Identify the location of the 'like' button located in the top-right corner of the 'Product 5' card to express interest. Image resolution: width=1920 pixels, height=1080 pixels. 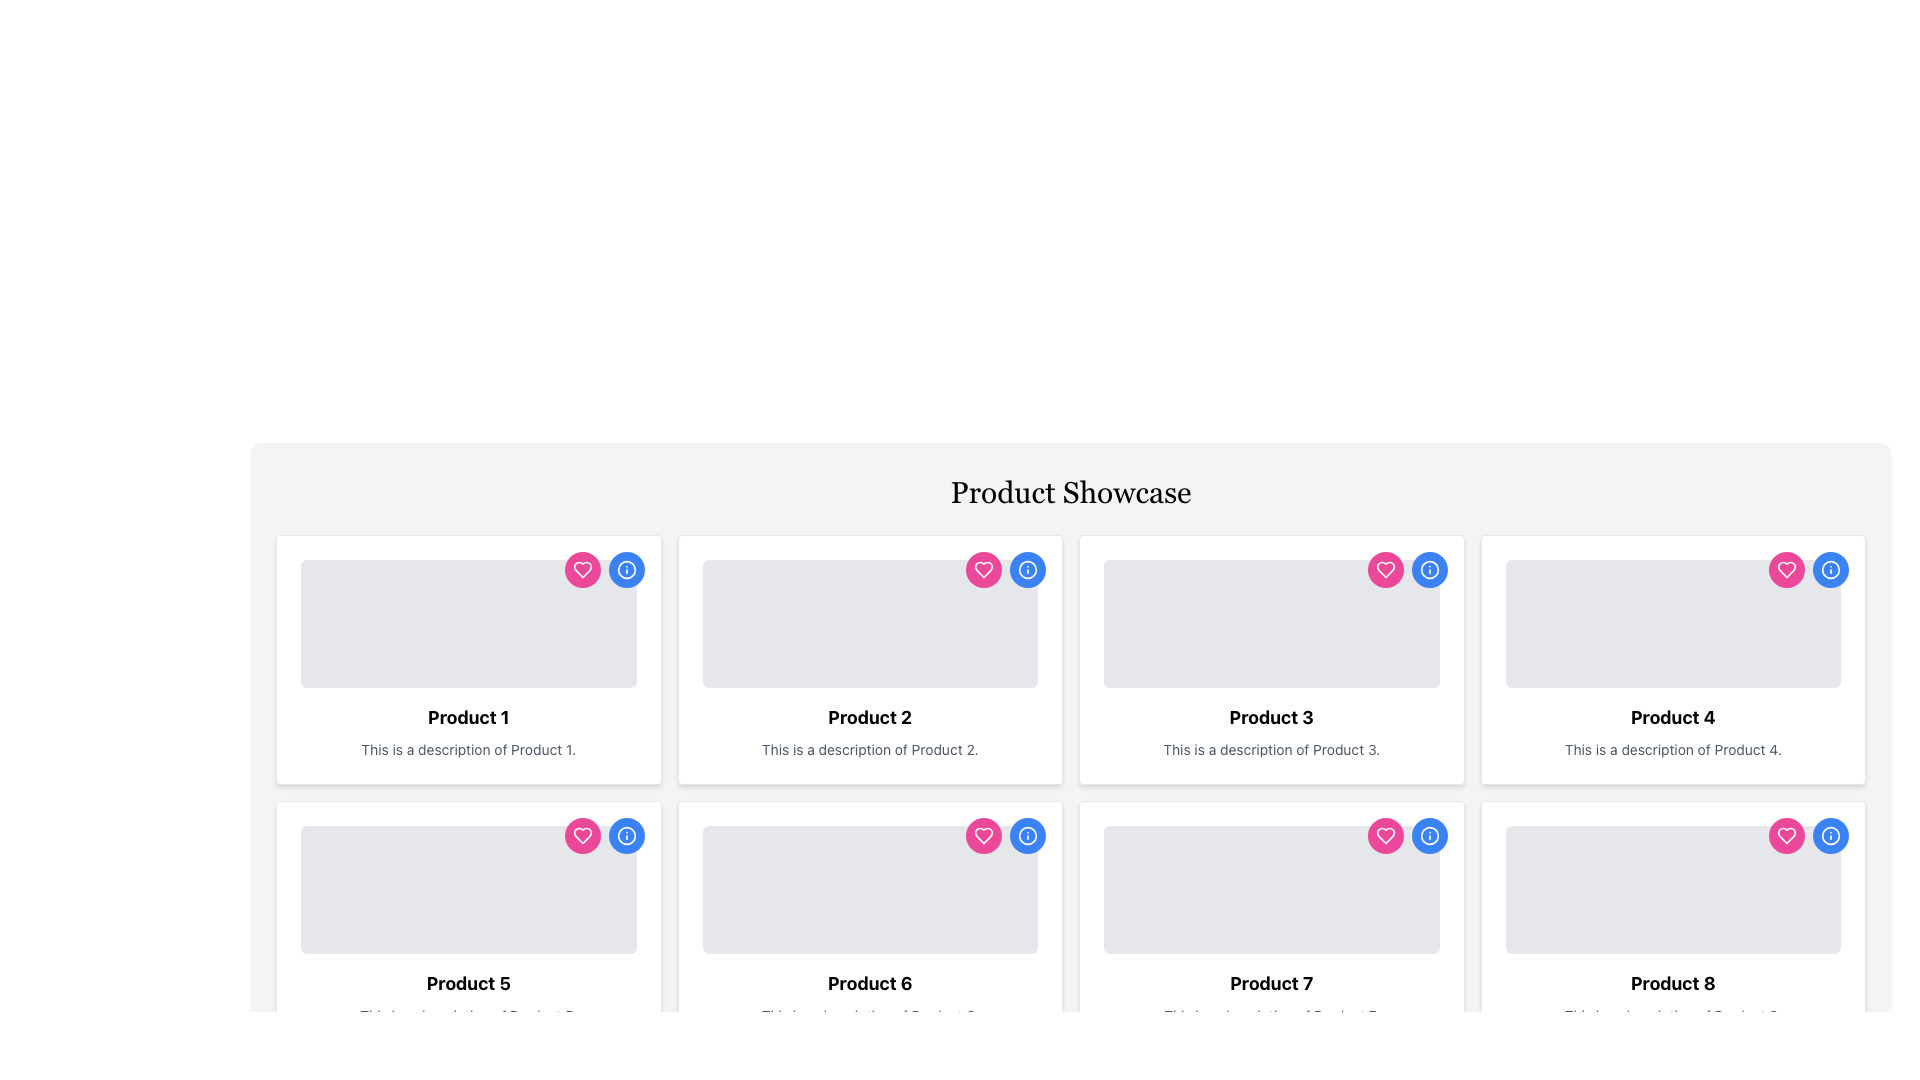
(581, 836).